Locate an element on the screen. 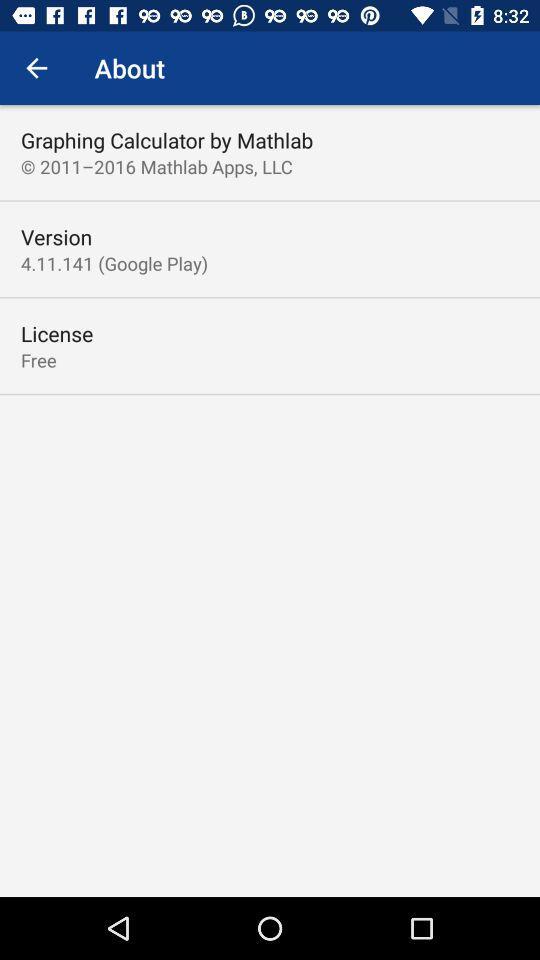 The width and height of the screenshot is (540, 960). the free is located at coordinates (38, 360).